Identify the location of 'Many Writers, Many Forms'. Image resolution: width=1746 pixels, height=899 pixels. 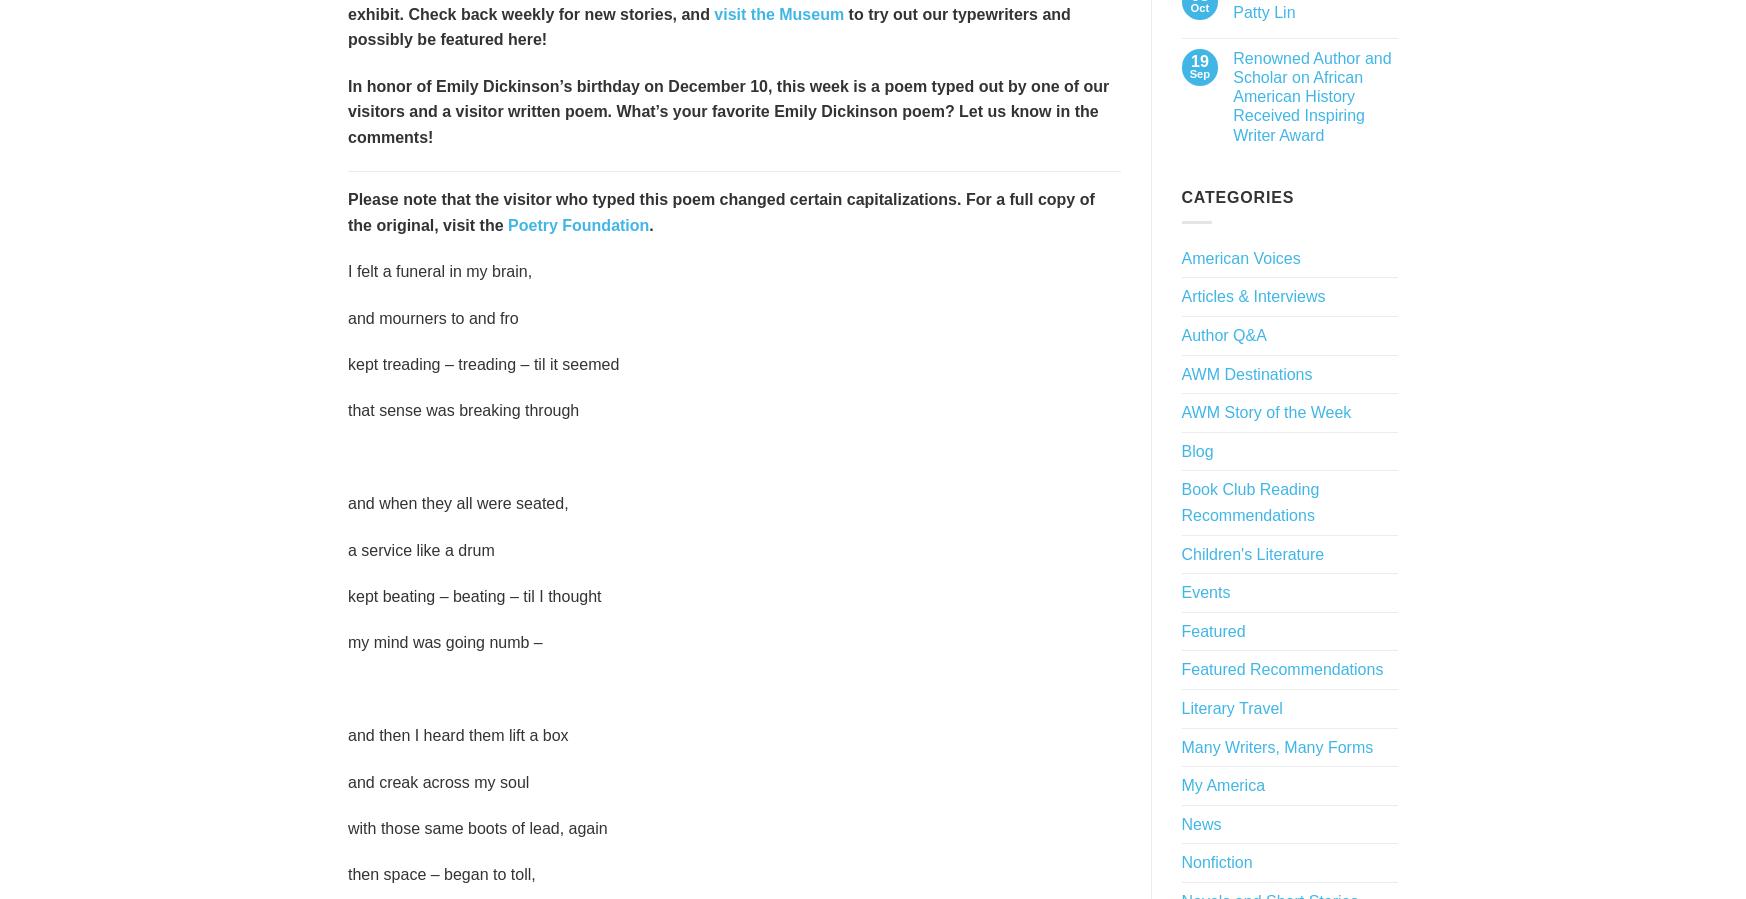
(1276, 745).